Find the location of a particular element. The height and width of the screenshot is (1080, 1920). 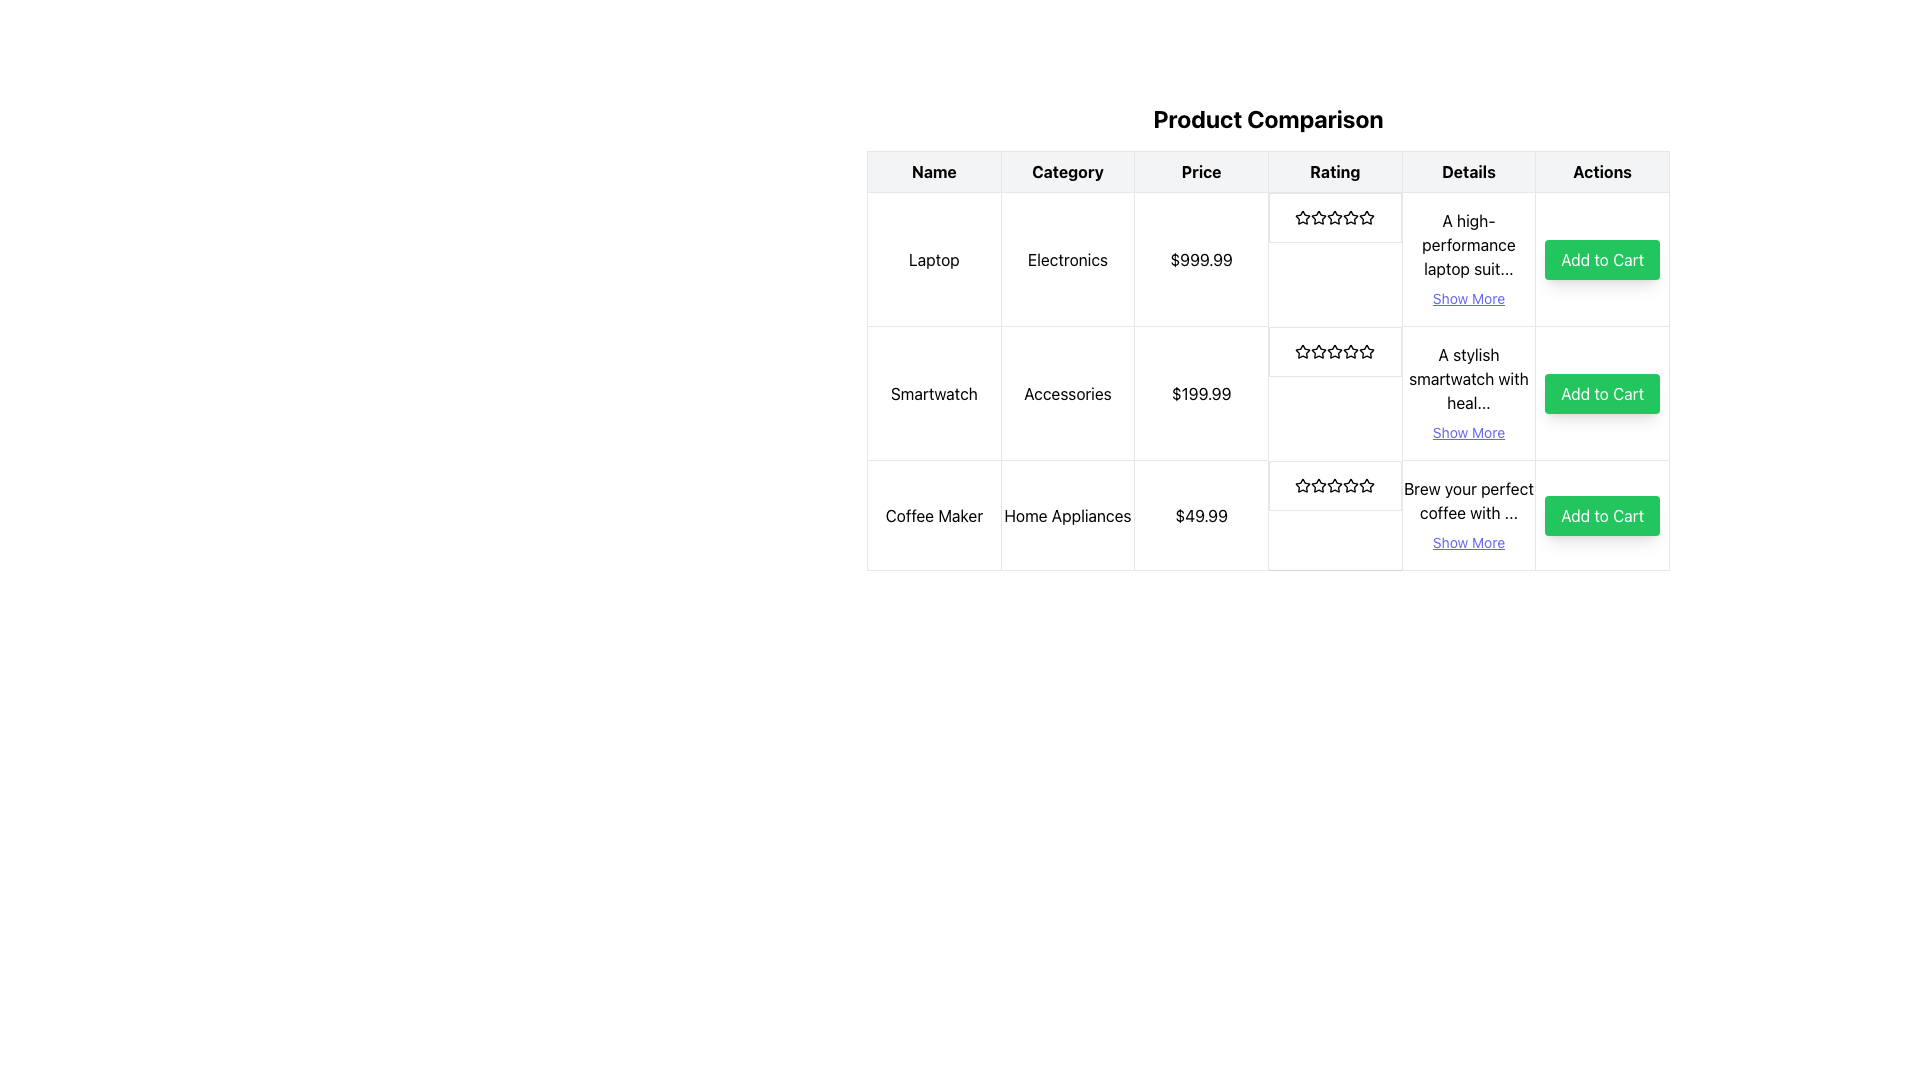

the first star-shaped icon in the 5-star rating system for the smartwatch row in the product comparison table is located at coordinates (1303, 350).